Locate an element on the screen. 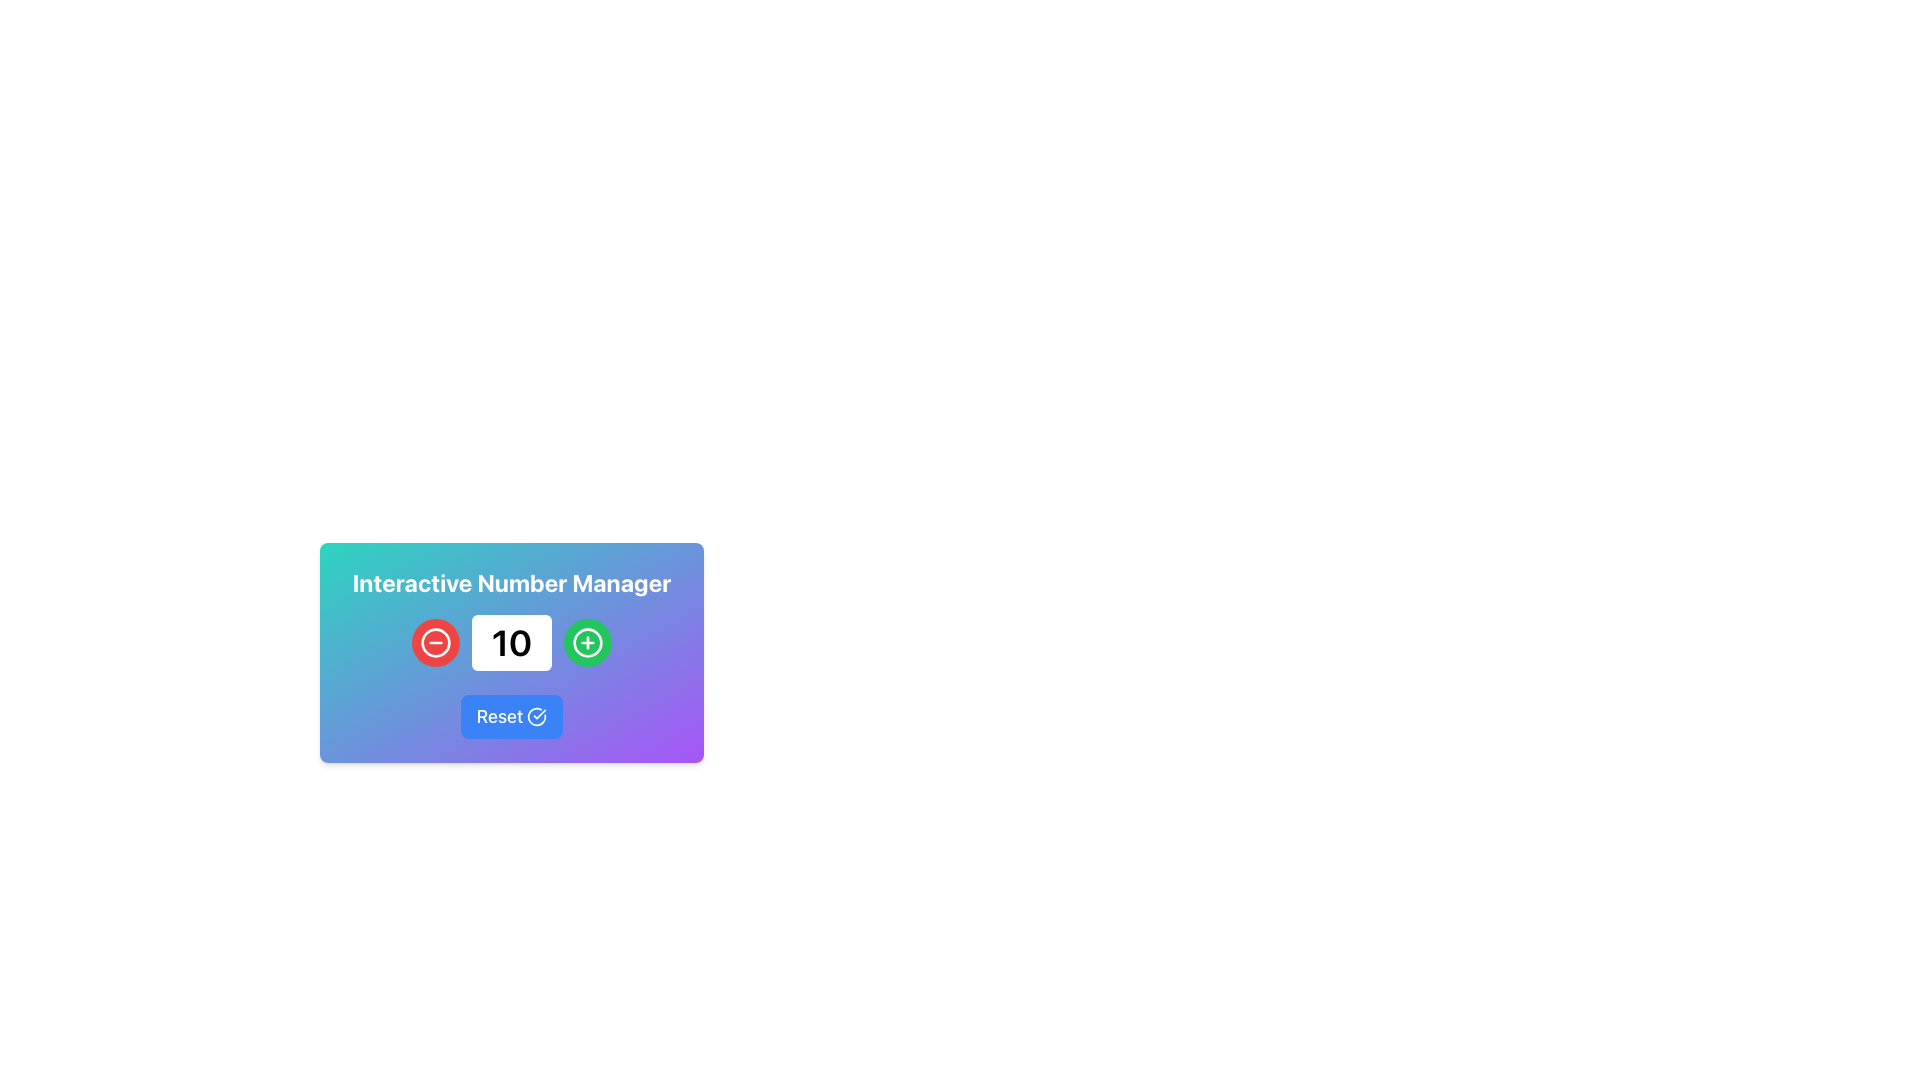 Image resolution: width=1920 pixels, height=1080 pixels. the plus button located to the right of the numeric display field to increment the value displayed in that field is located at coordinates (587, 643).